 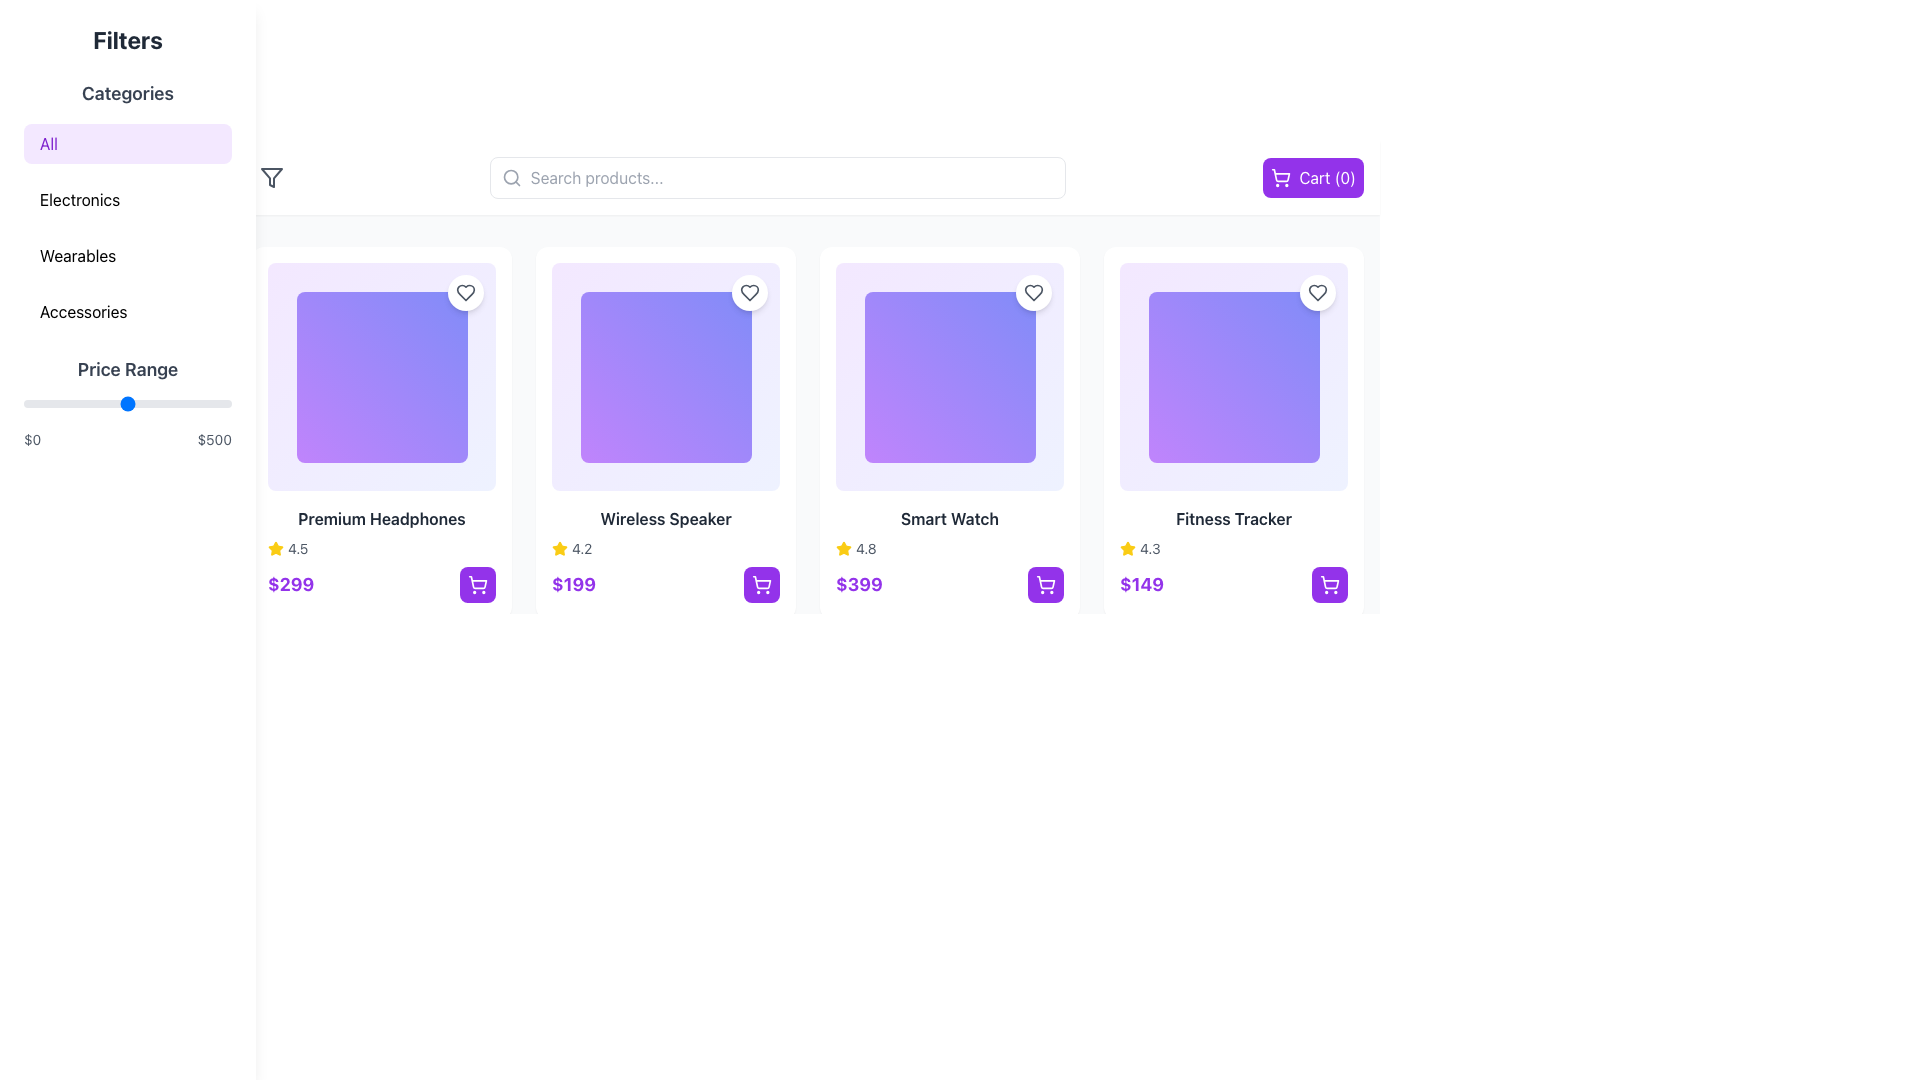 What do you see at coordinates (274, 548) in the screenshot?
I see `the yellow star icon representing the rating for 'Premium Headphones', located to the left of the text '4.5'` at bounding box center [274, 548].